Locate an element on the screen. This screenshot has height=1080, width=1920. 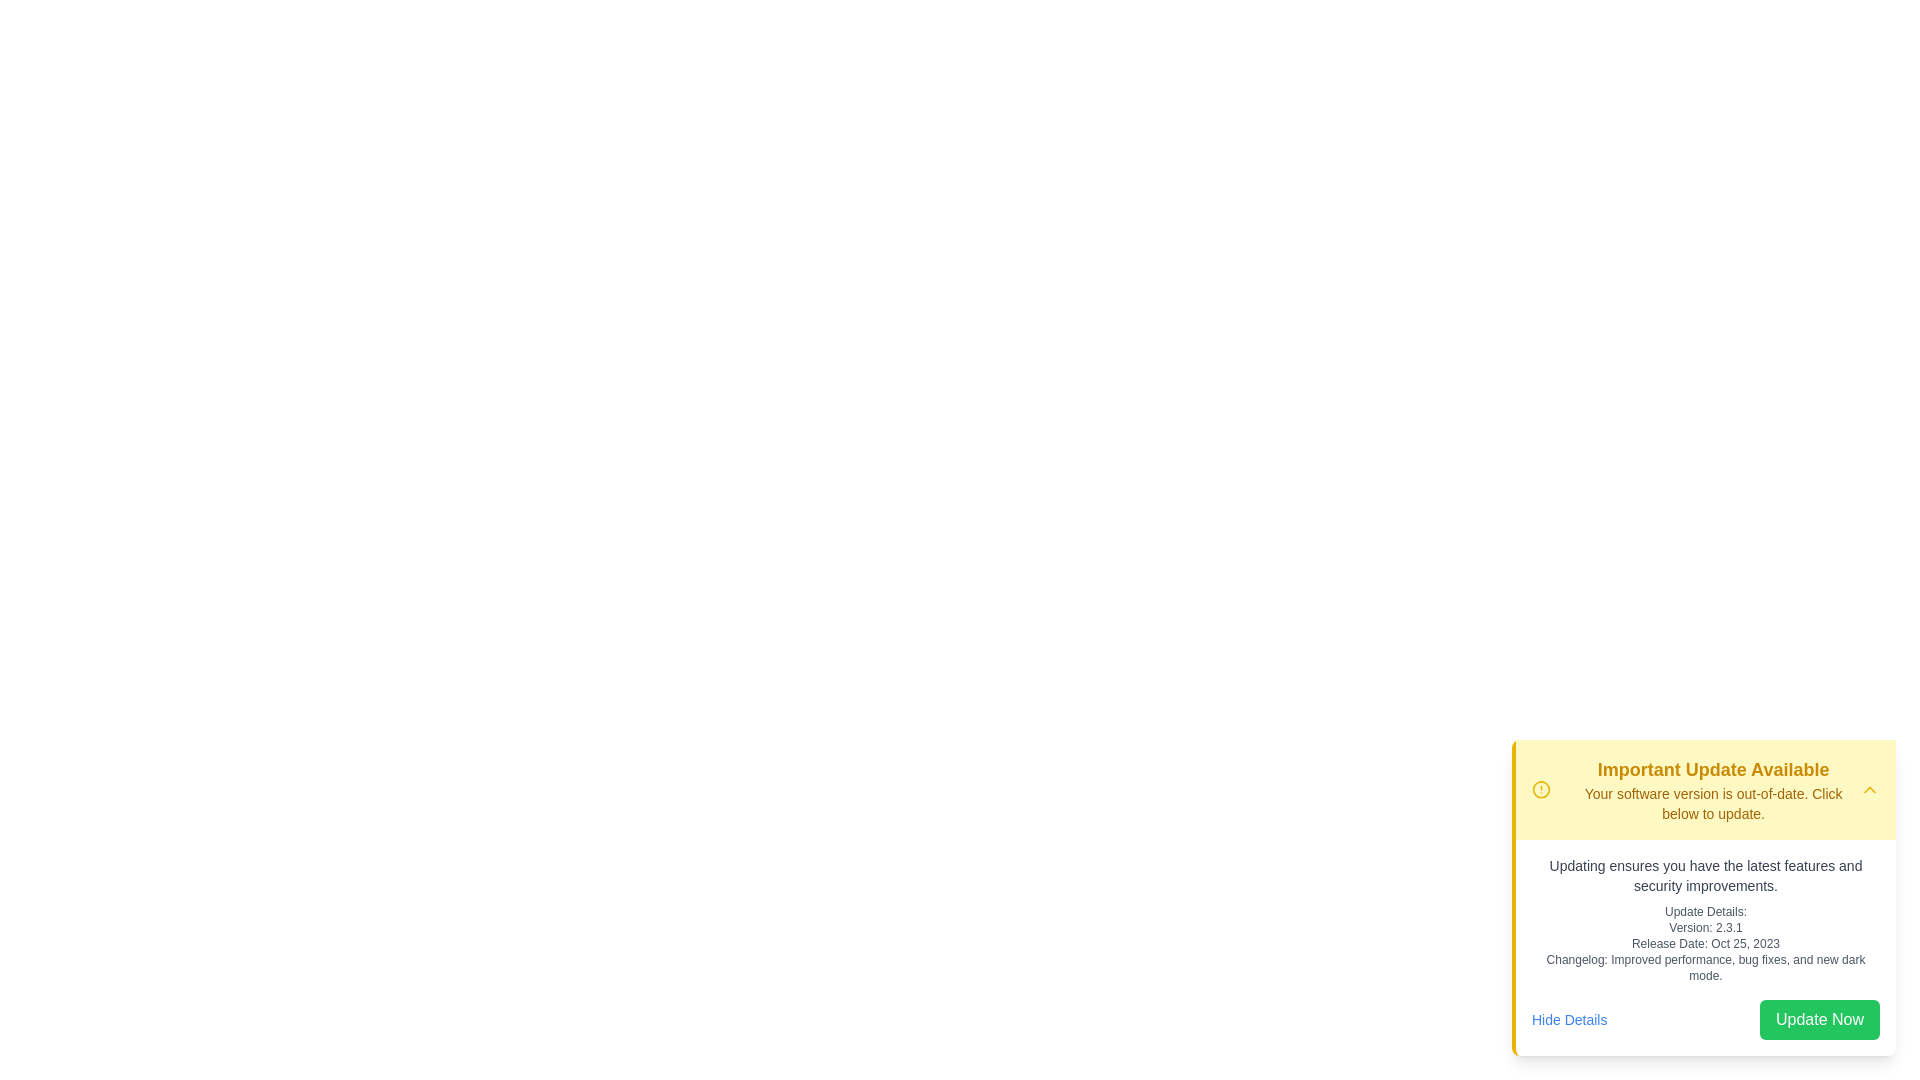
the green 'Update Now' button located at the bottom right corner of the notification box to initiate the update process is located at coordinates (1819, 1019).